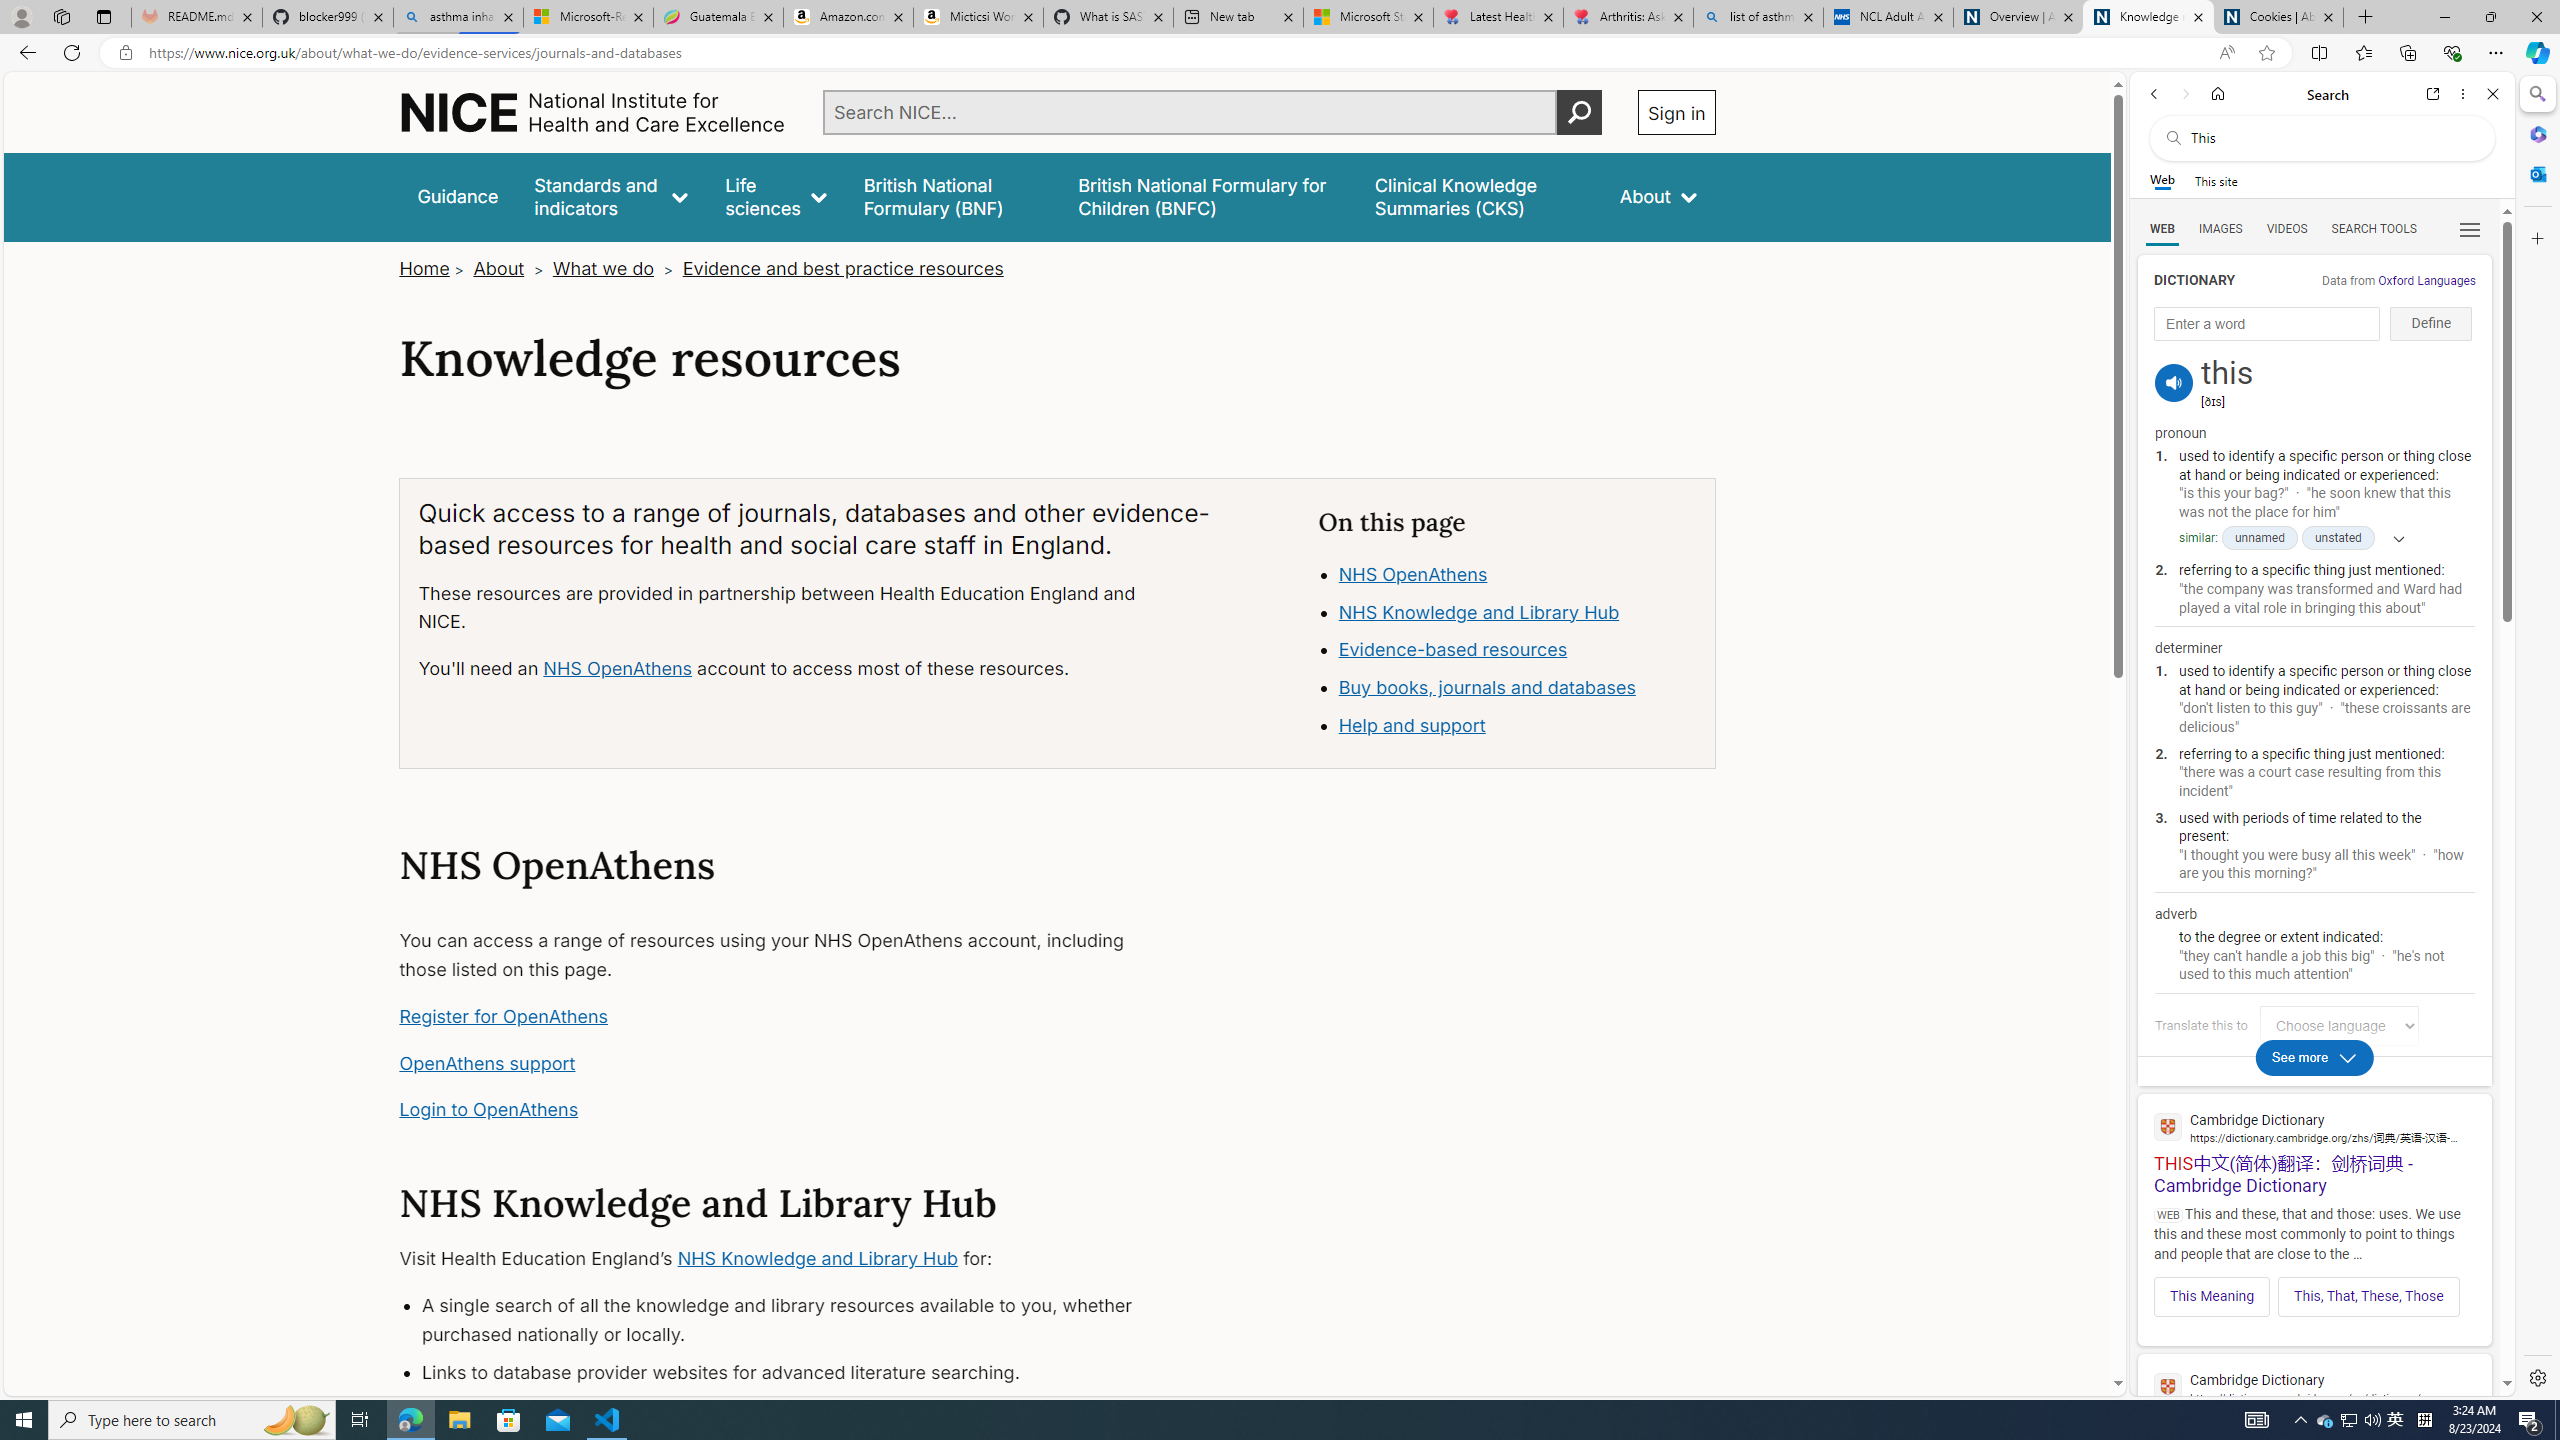 The image size is (2560, 1440). Describe the element at coordinates (504, 1014) in the screenshot. I see `'Register for OpenAthens'` at that location.